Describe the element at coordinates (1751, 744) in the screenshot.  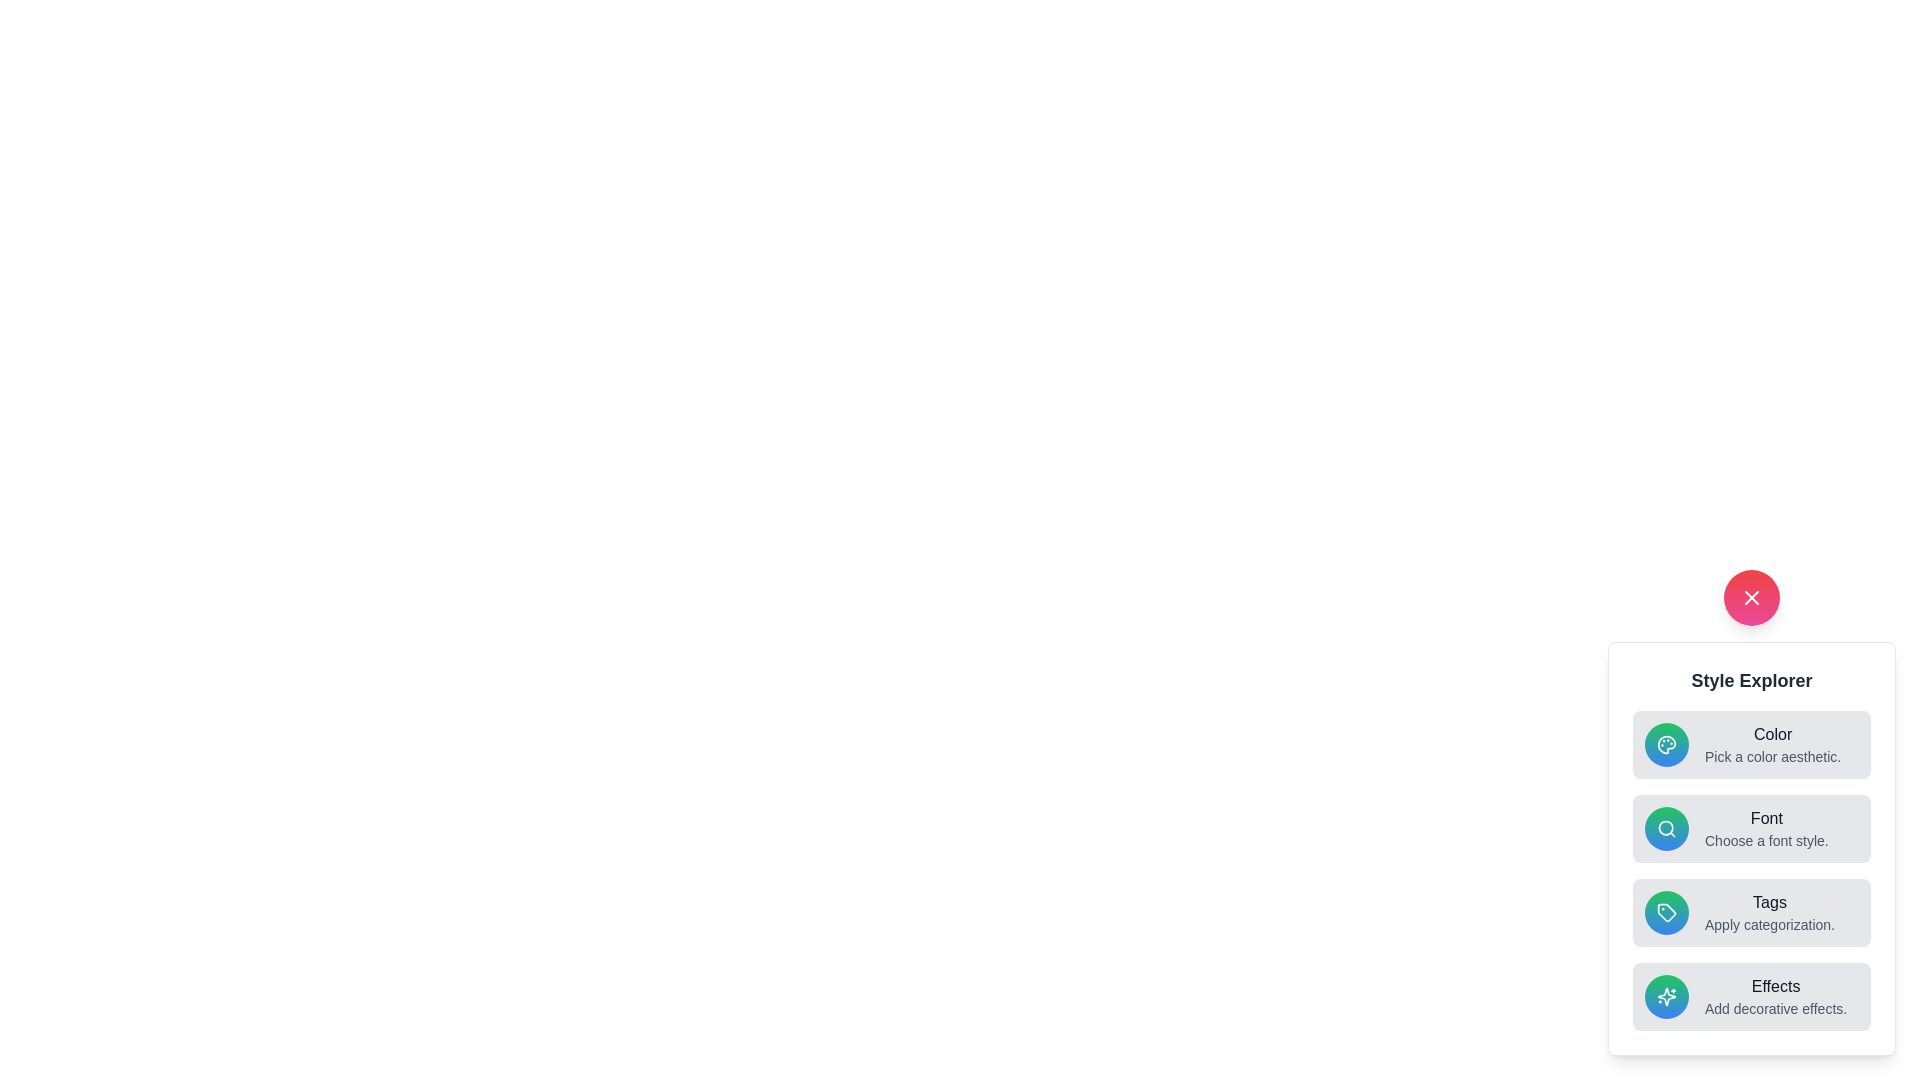
I see `the style option labeled Color` at that location.